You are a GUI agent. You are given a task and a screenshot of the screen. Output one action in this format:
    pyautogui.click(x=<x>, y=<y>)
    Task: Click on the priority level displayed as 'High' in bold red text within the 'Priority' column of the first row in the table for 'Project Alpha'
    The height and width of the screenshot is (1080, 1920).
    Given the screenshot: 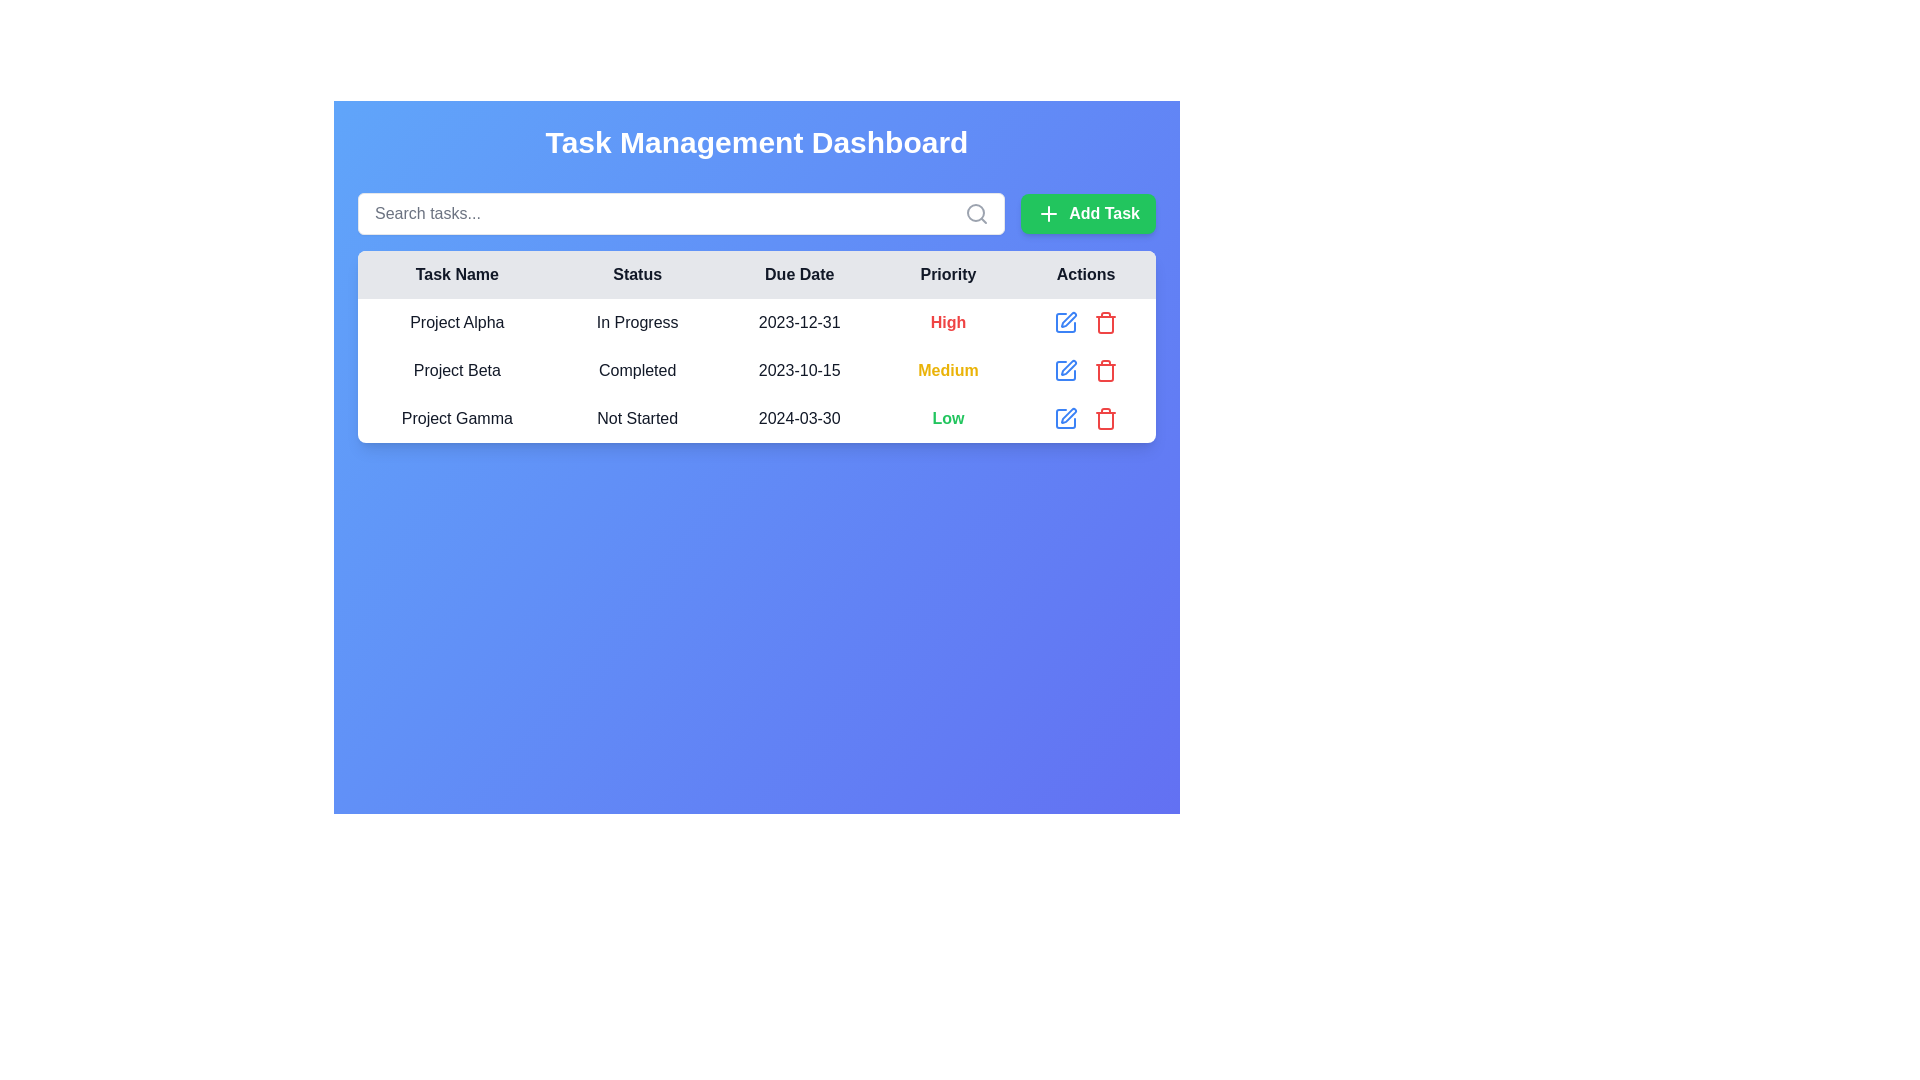 What is the action you would take?
    pyautogui.click(x=947, y=322)
    